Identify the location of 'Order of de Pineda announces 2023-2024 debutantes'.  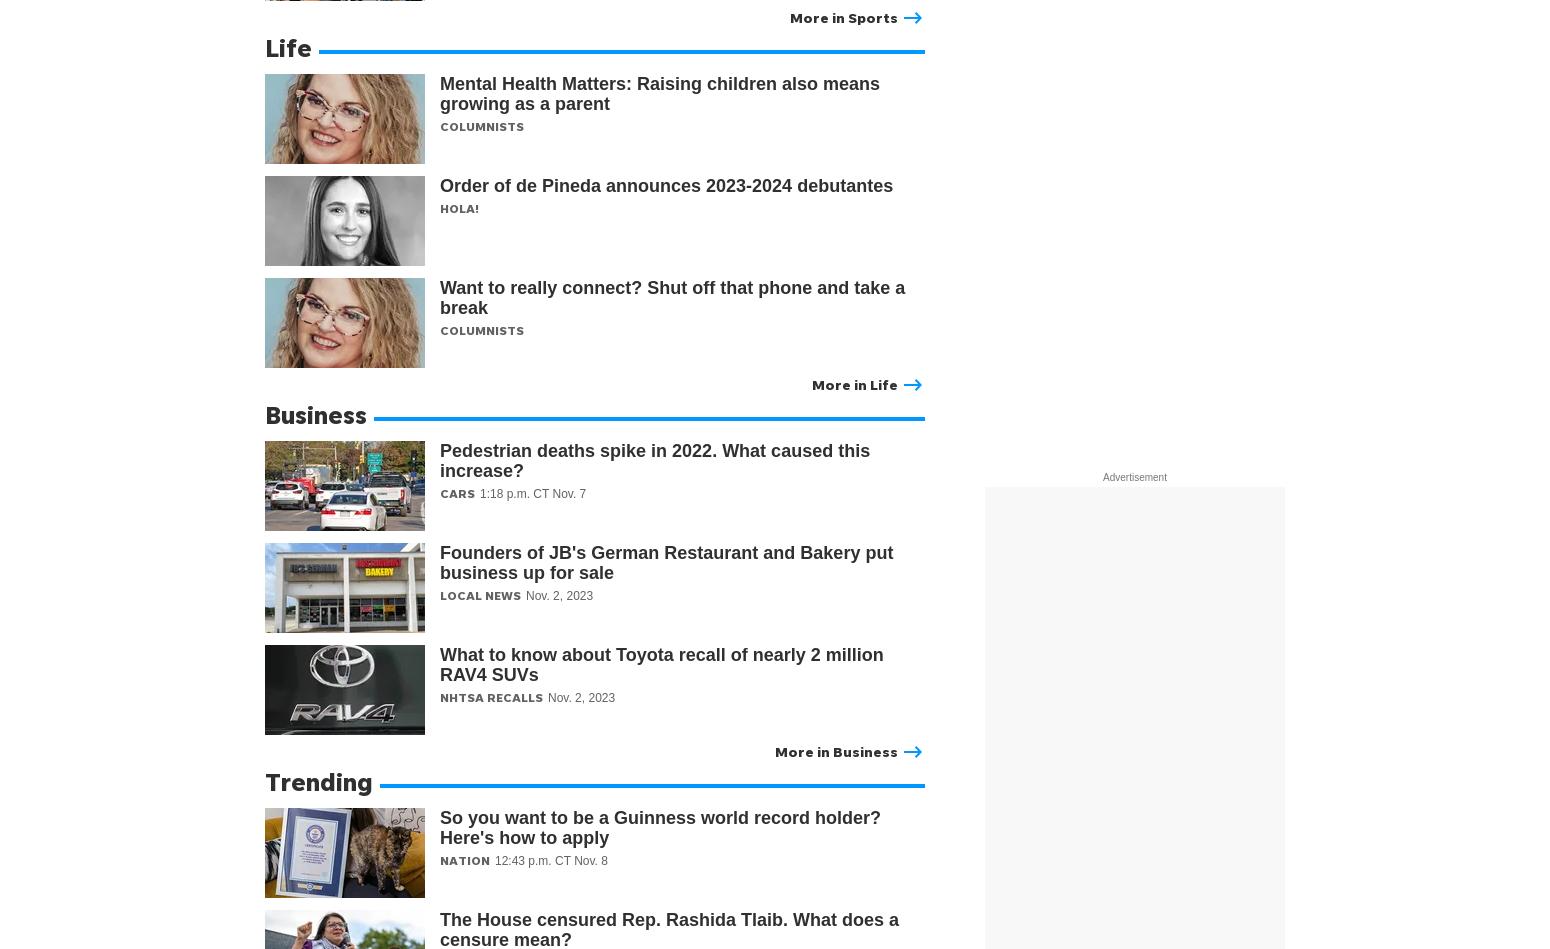
(667, 185).